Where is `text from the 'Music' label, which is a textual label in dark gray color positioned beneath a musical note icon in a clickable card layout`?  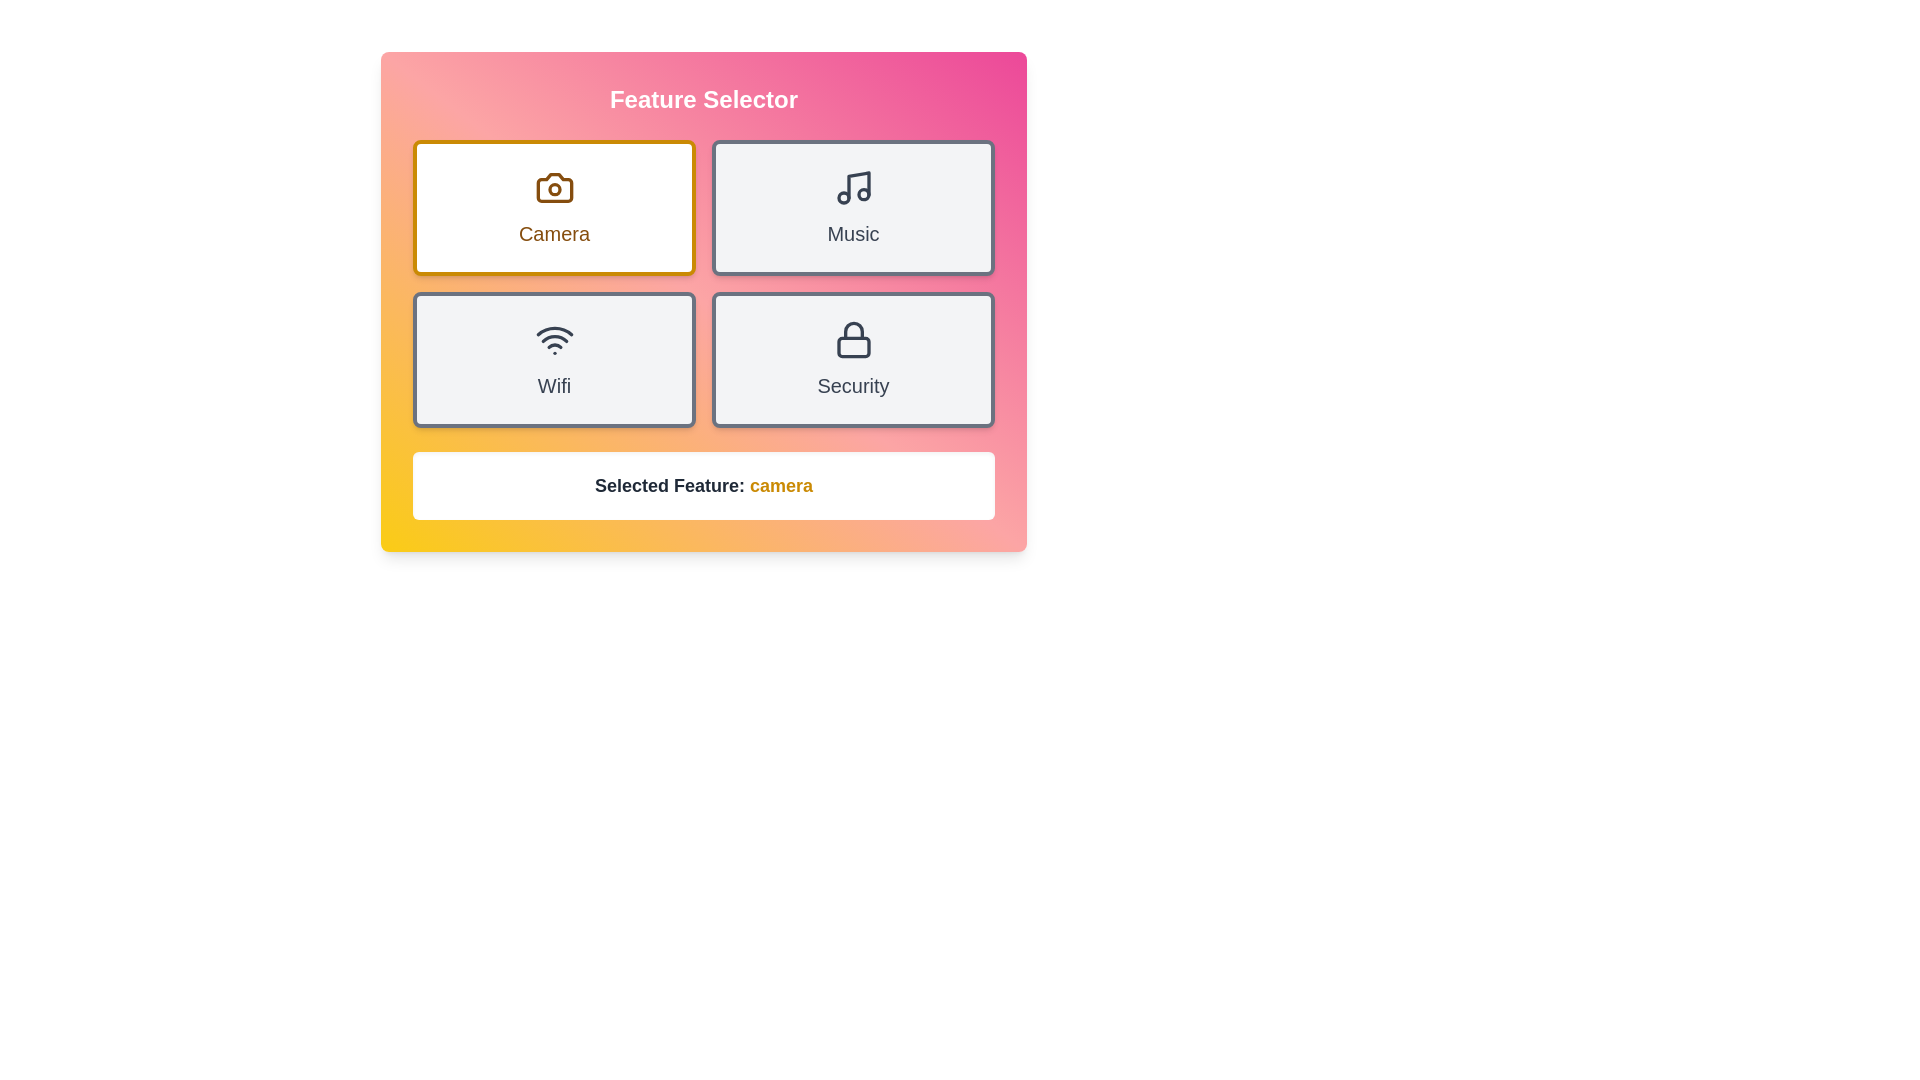
text from the 'Music' label, which is a textual label in dark gray color positioned beneath a musical note icon in a clickable card layout is located at coordinates (853, 233).